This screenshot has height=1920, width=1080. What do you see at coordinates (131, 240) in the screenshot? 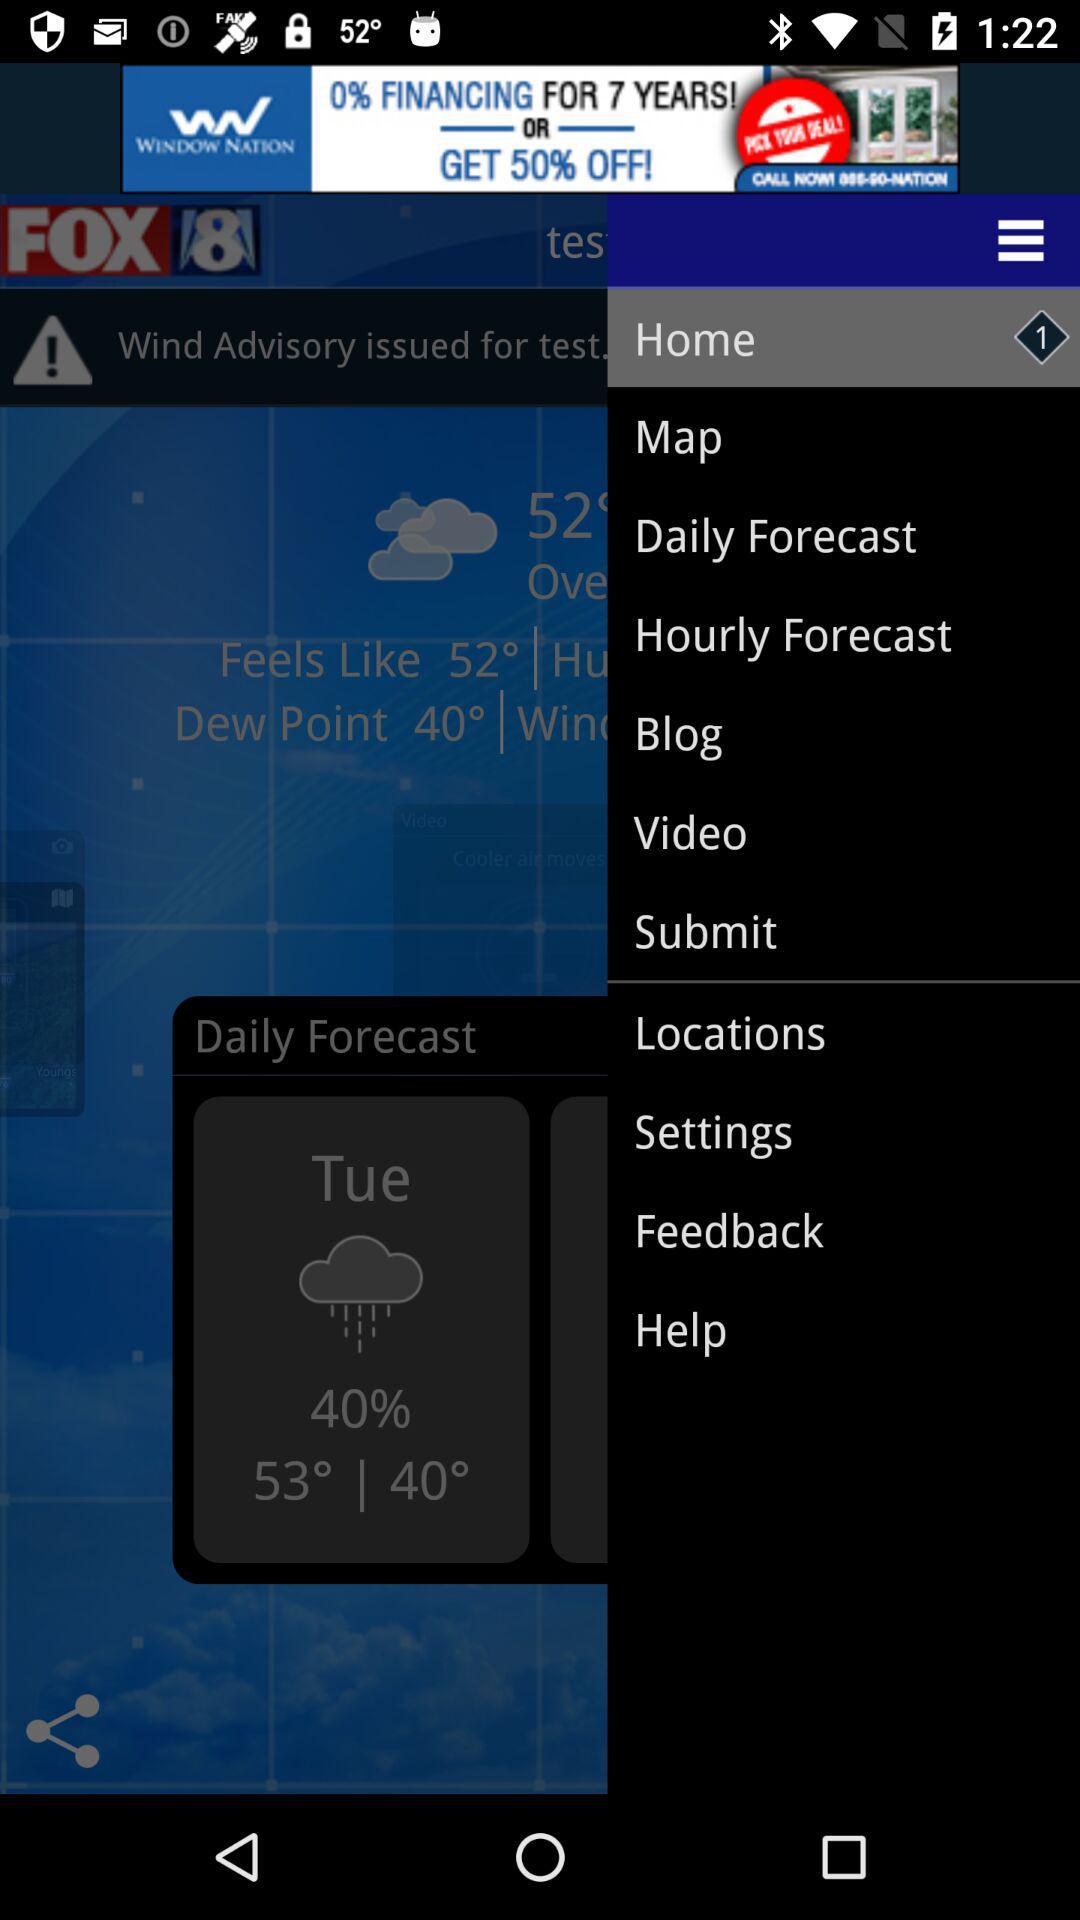
I see `the sliders icon` at bounding box center [131, 240].